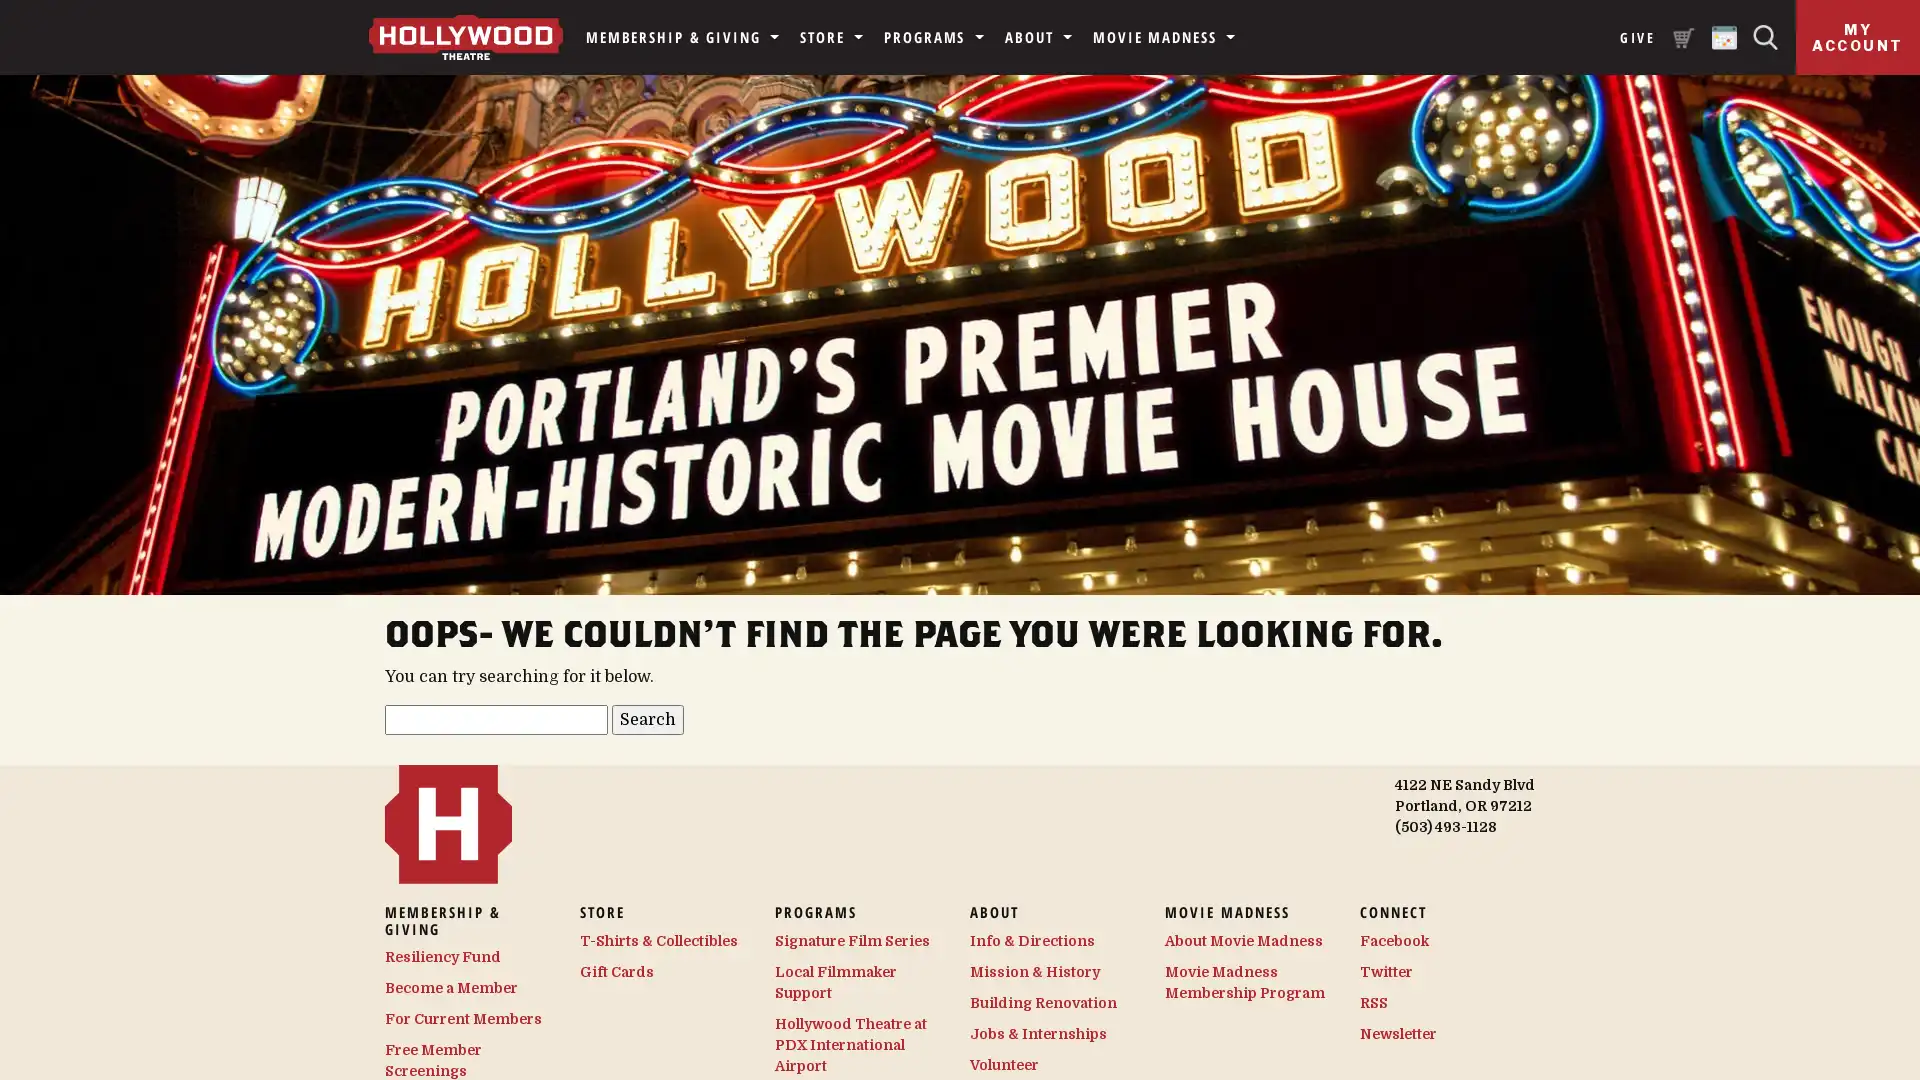  I want to click on ABOUT, so click(1038, 37).